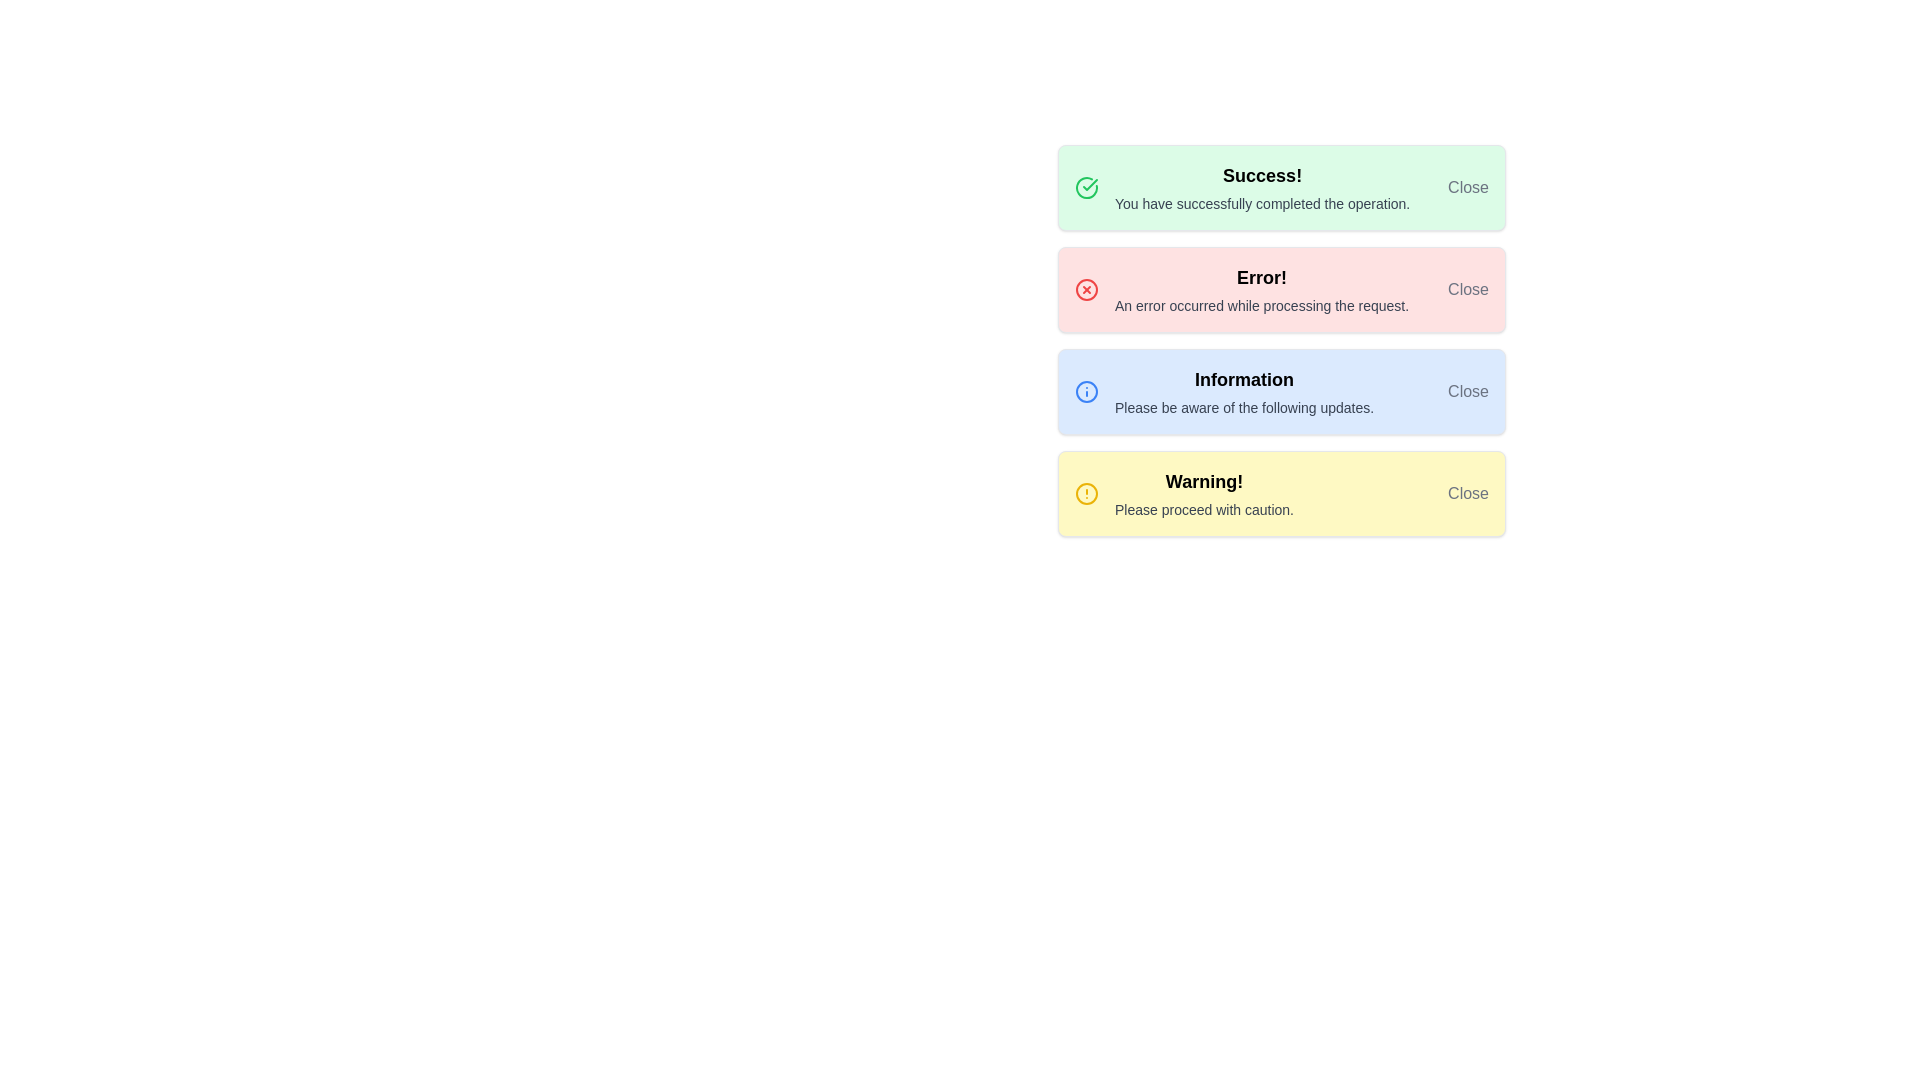 This screenshot has width=1920, height=1080. Describe the element at coordinates (1468, 289) in the screenshot. I see `the dismiss button styled as a text link in medium gray font, located to the far-right of the error alert message` at that location.